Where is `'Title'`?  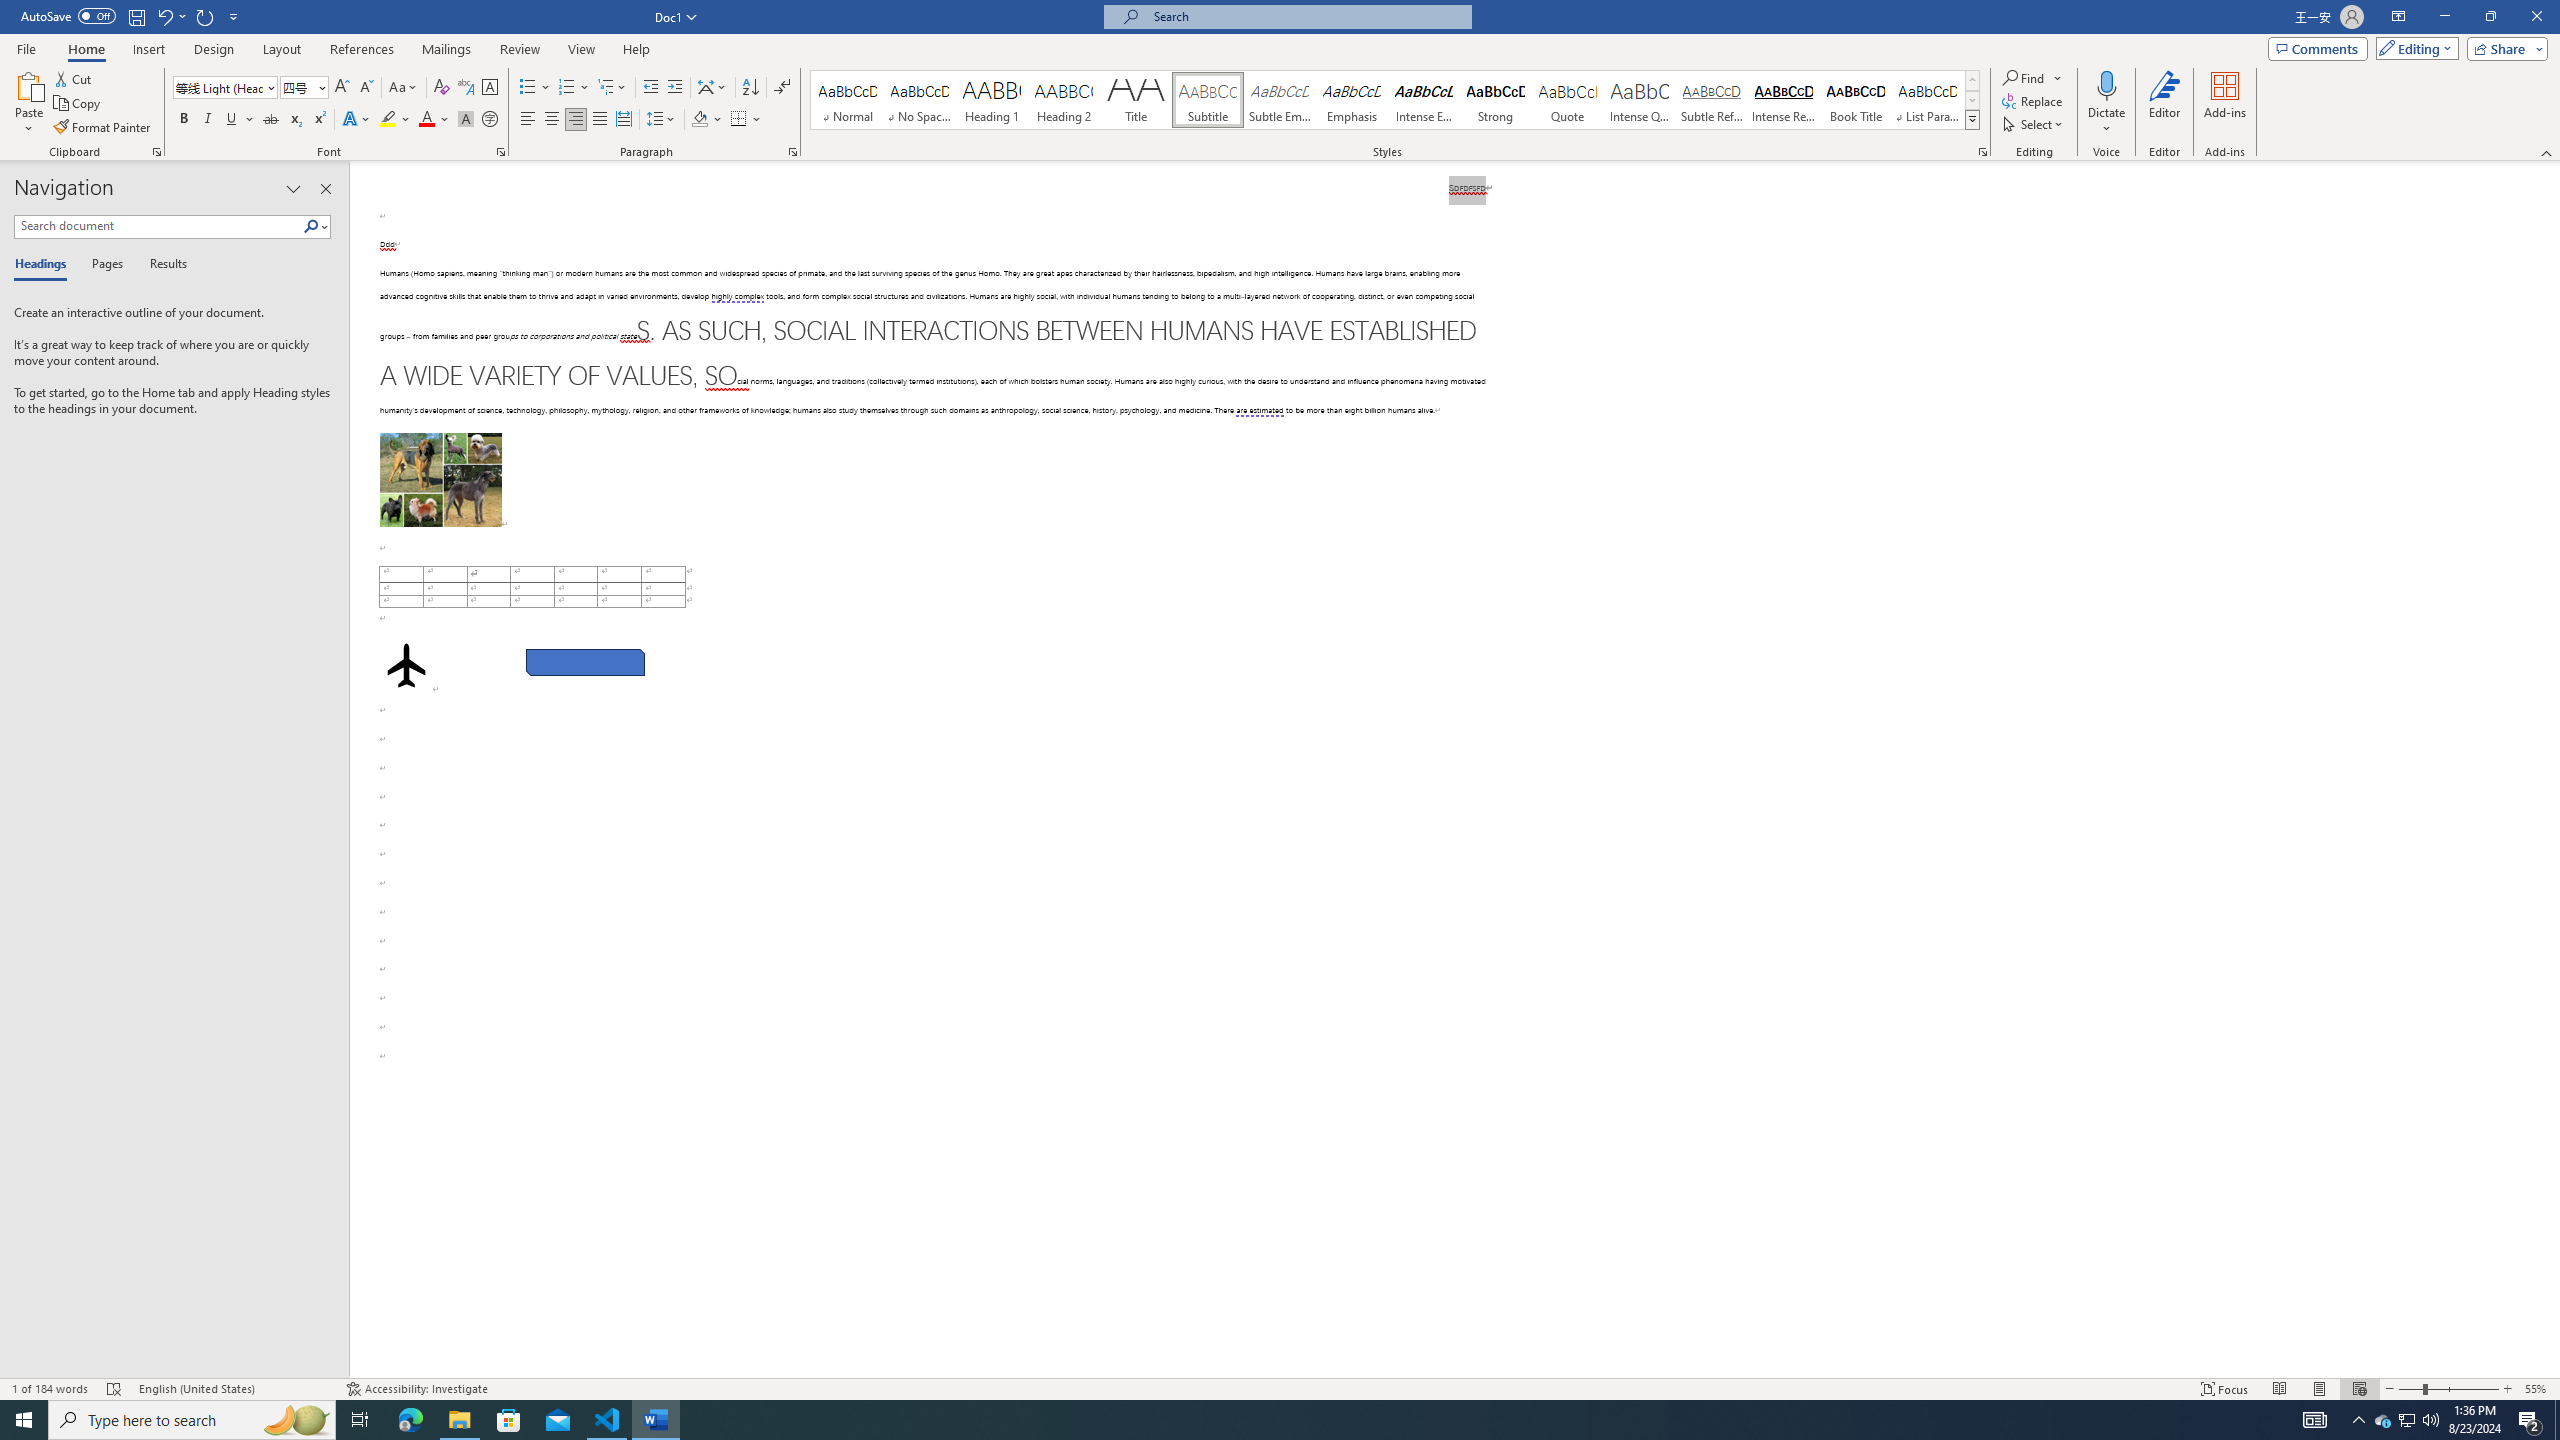 'Title' is located at coordinates (1136, 99).